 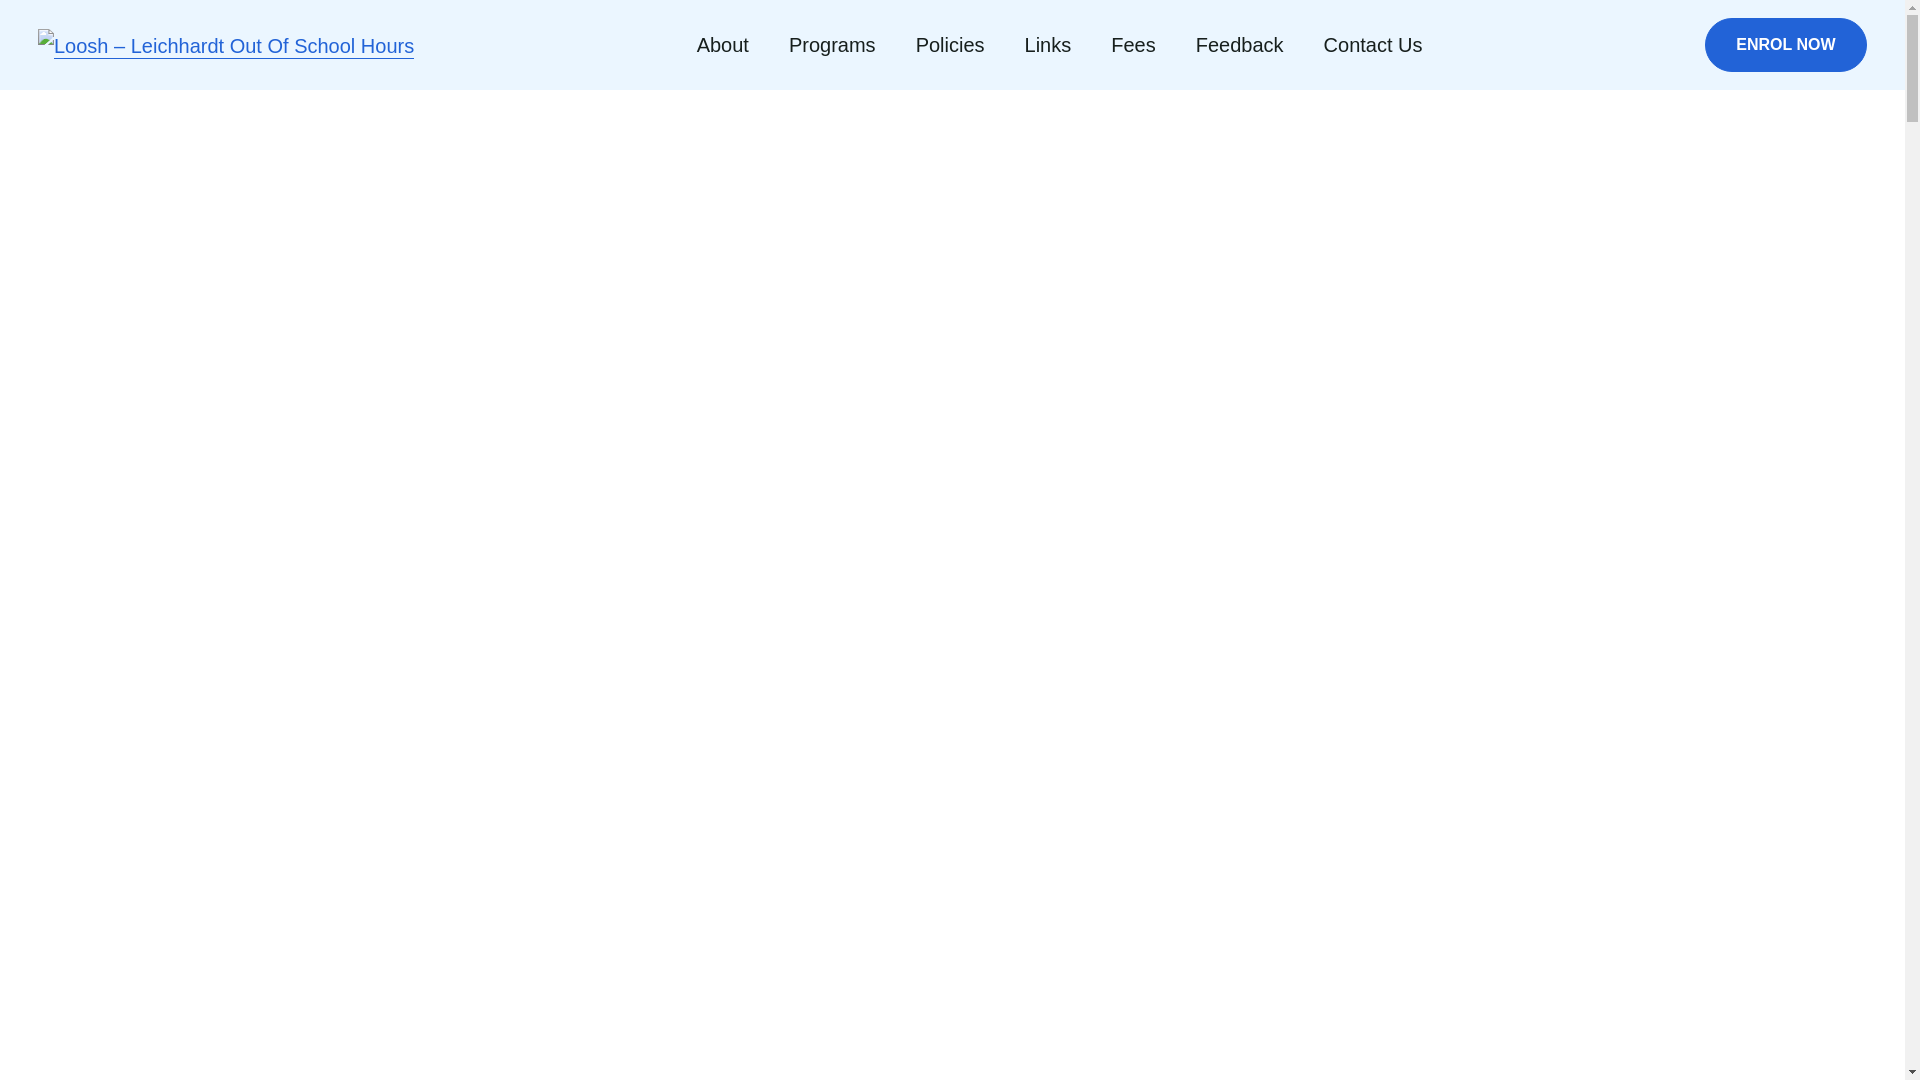 I want to click on 'About', so click(x=722, y=45).